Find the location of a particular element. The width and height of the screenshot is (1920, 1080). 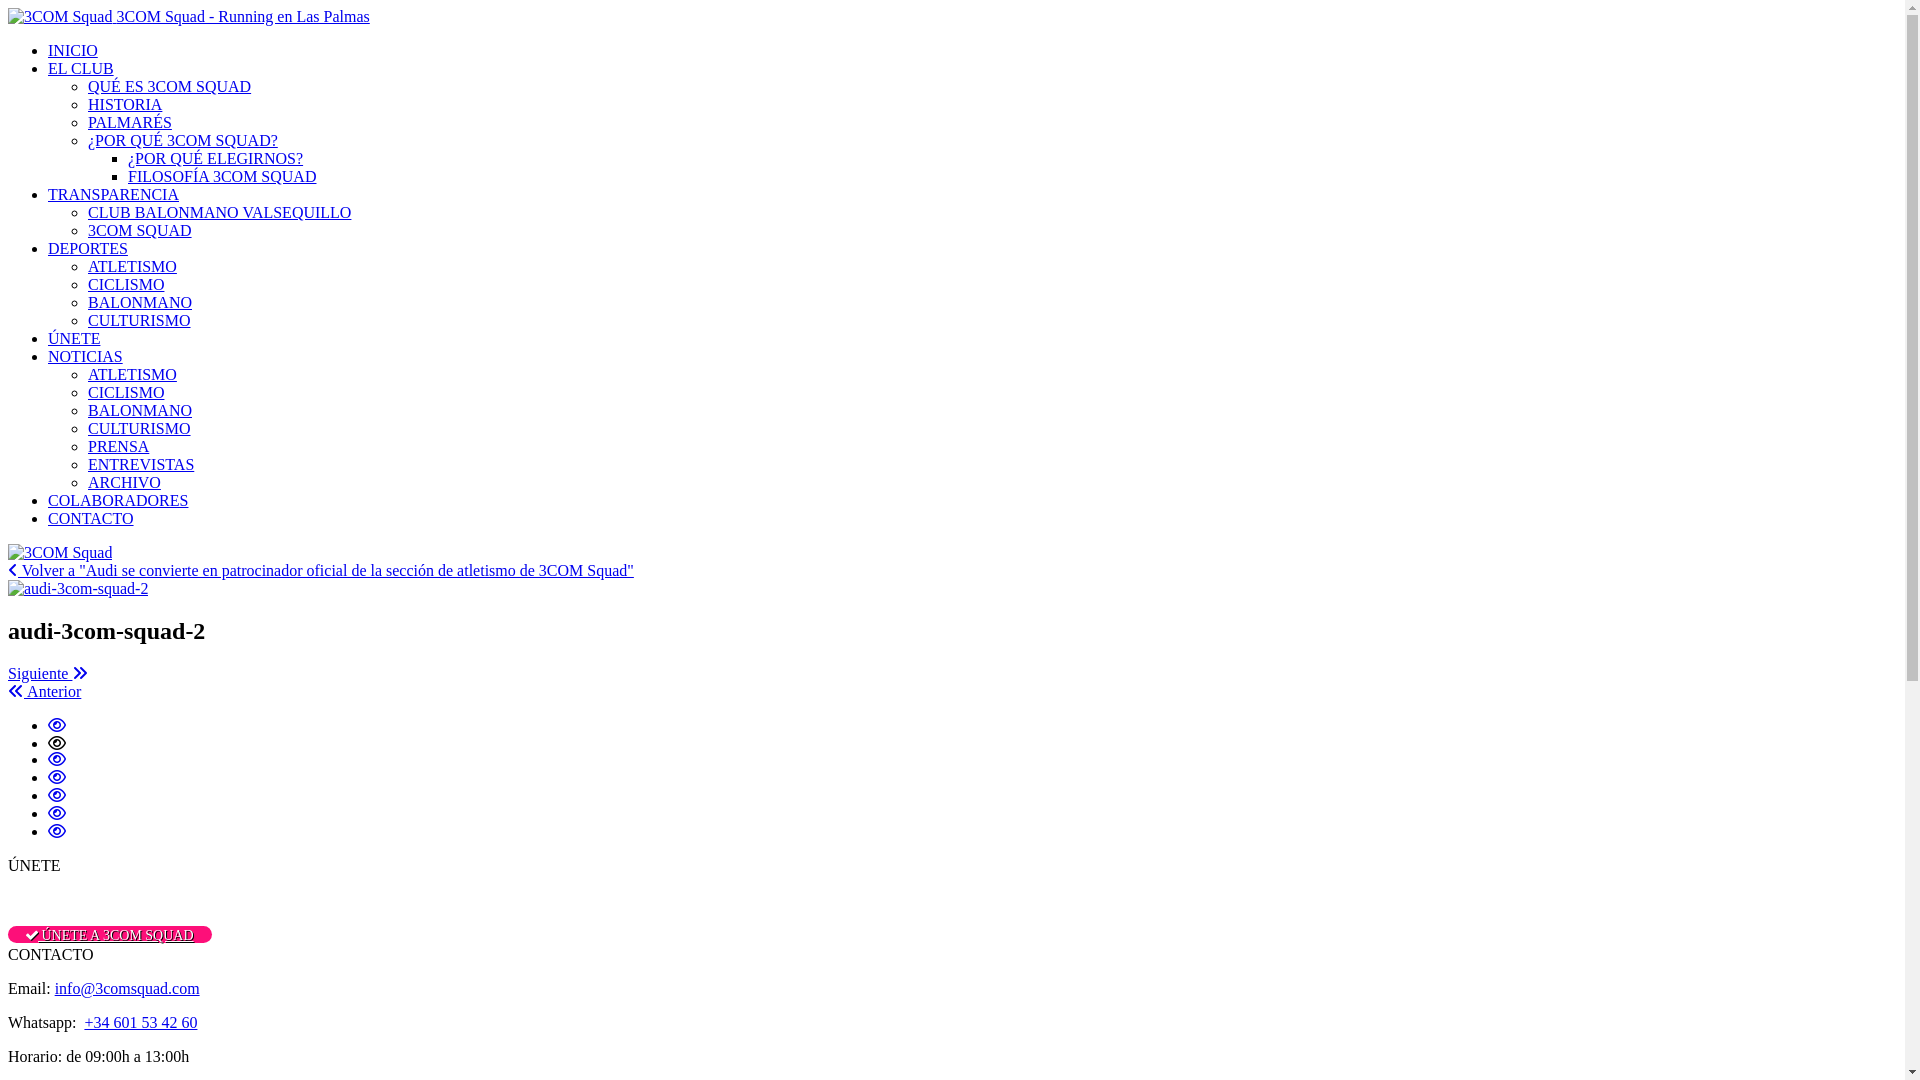

'3COM SQUAD' is located at coordinates (86, 229).